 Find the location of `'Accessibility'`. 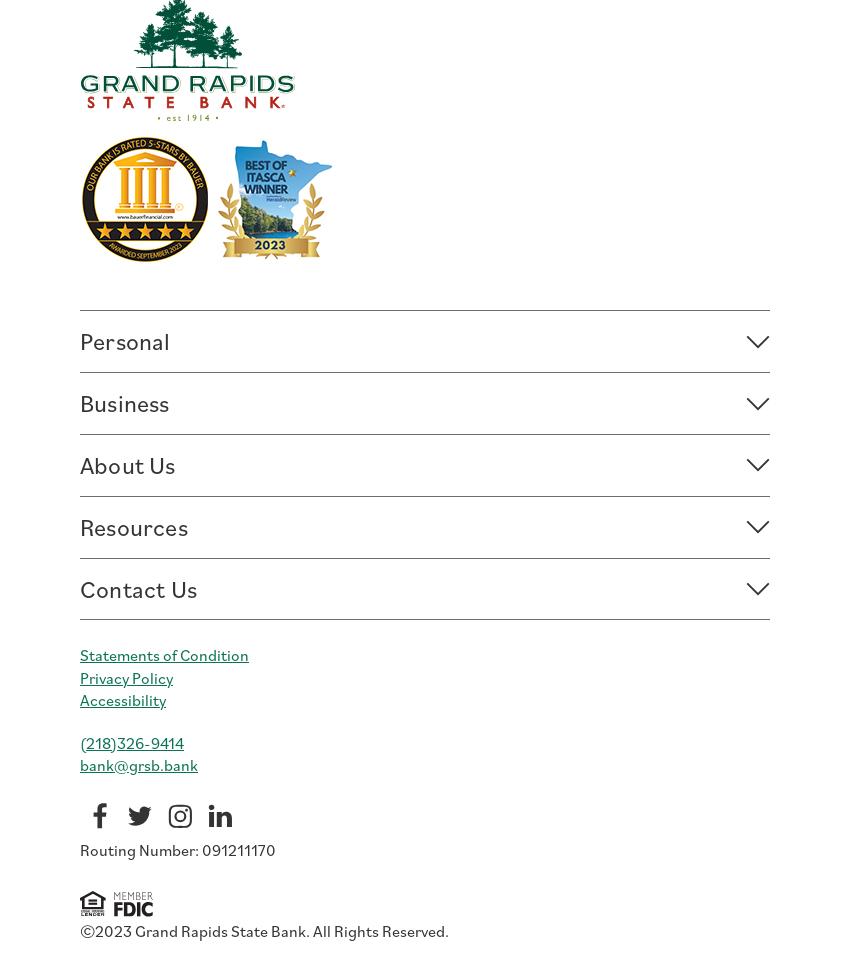

'Accessibility' is located at coordinates (121, 699).